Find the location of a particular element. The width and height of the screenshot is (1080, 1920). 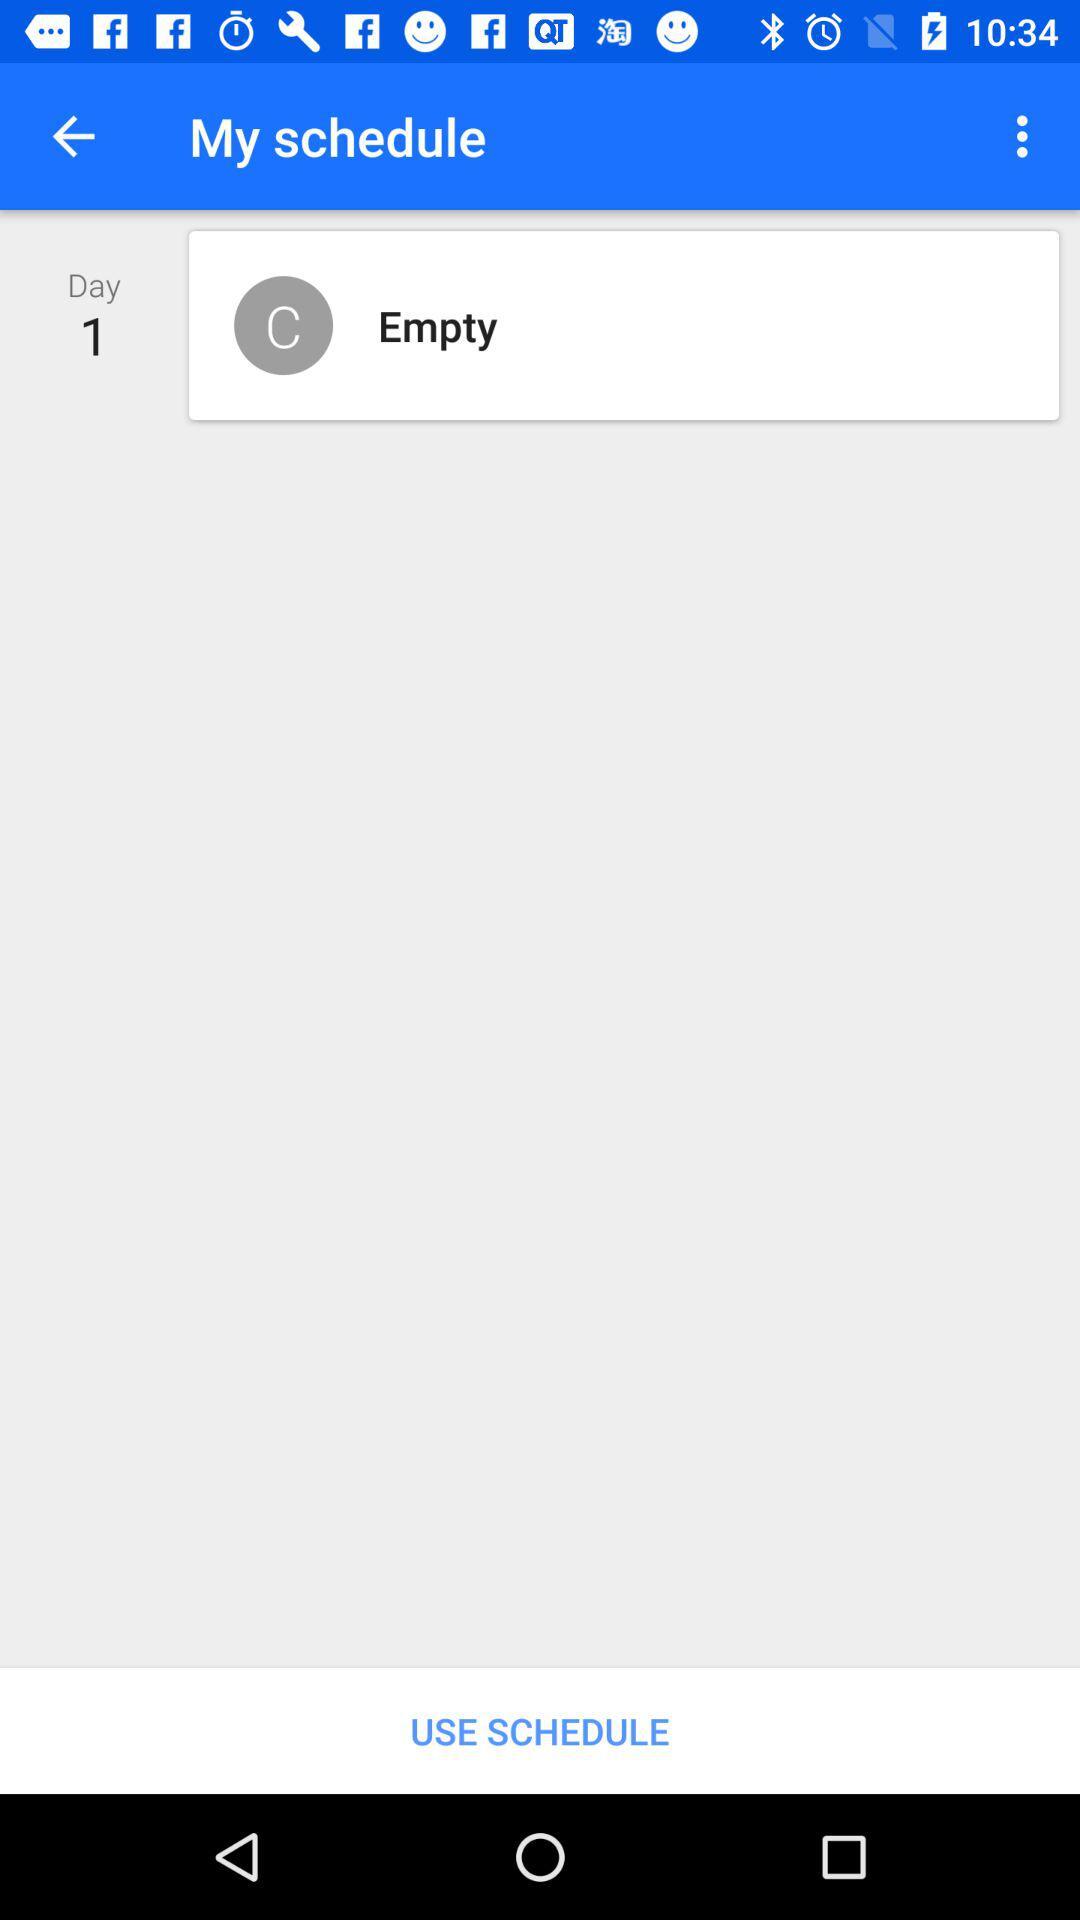

the item to the right of the my schedule icon is located at coordinates (1027, 135).